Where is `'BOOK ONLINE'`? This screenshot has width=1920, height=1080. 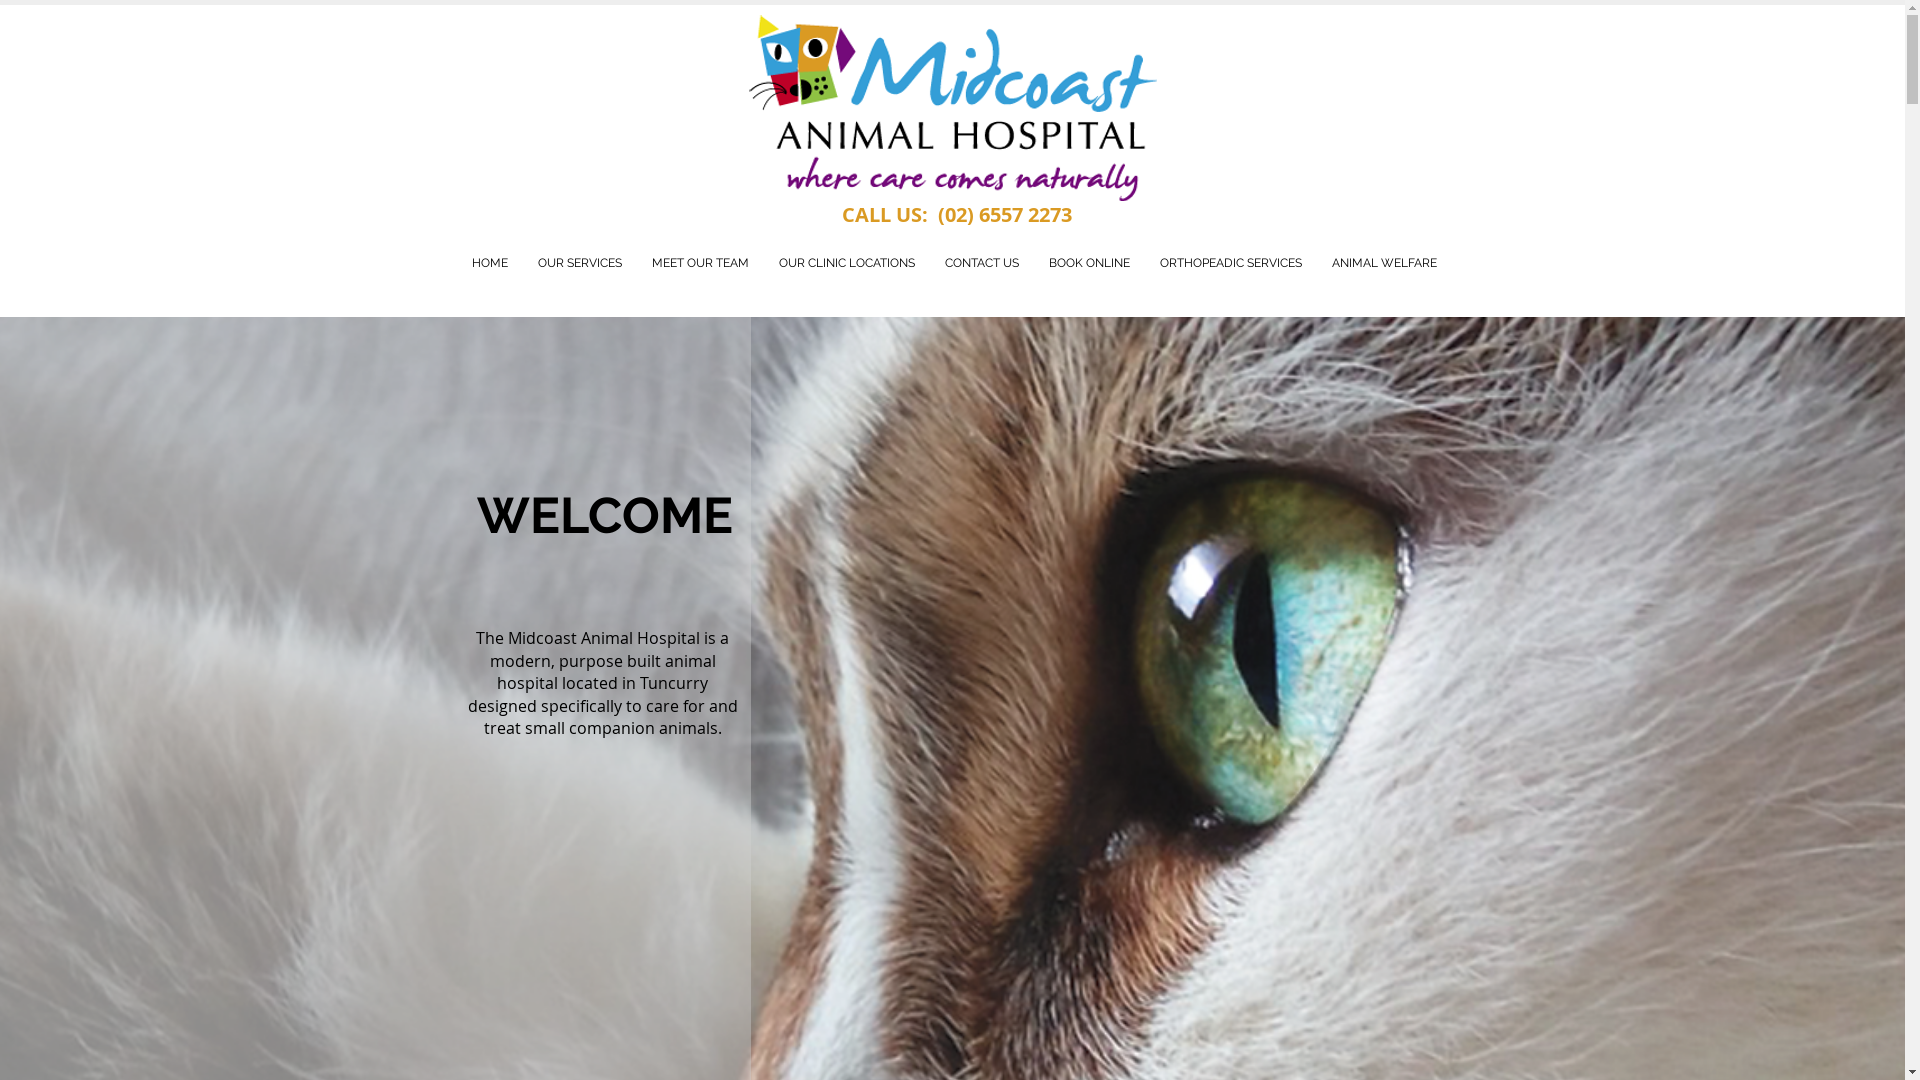 'BOOK ONLINE' is located at coordinates (1088, 262).